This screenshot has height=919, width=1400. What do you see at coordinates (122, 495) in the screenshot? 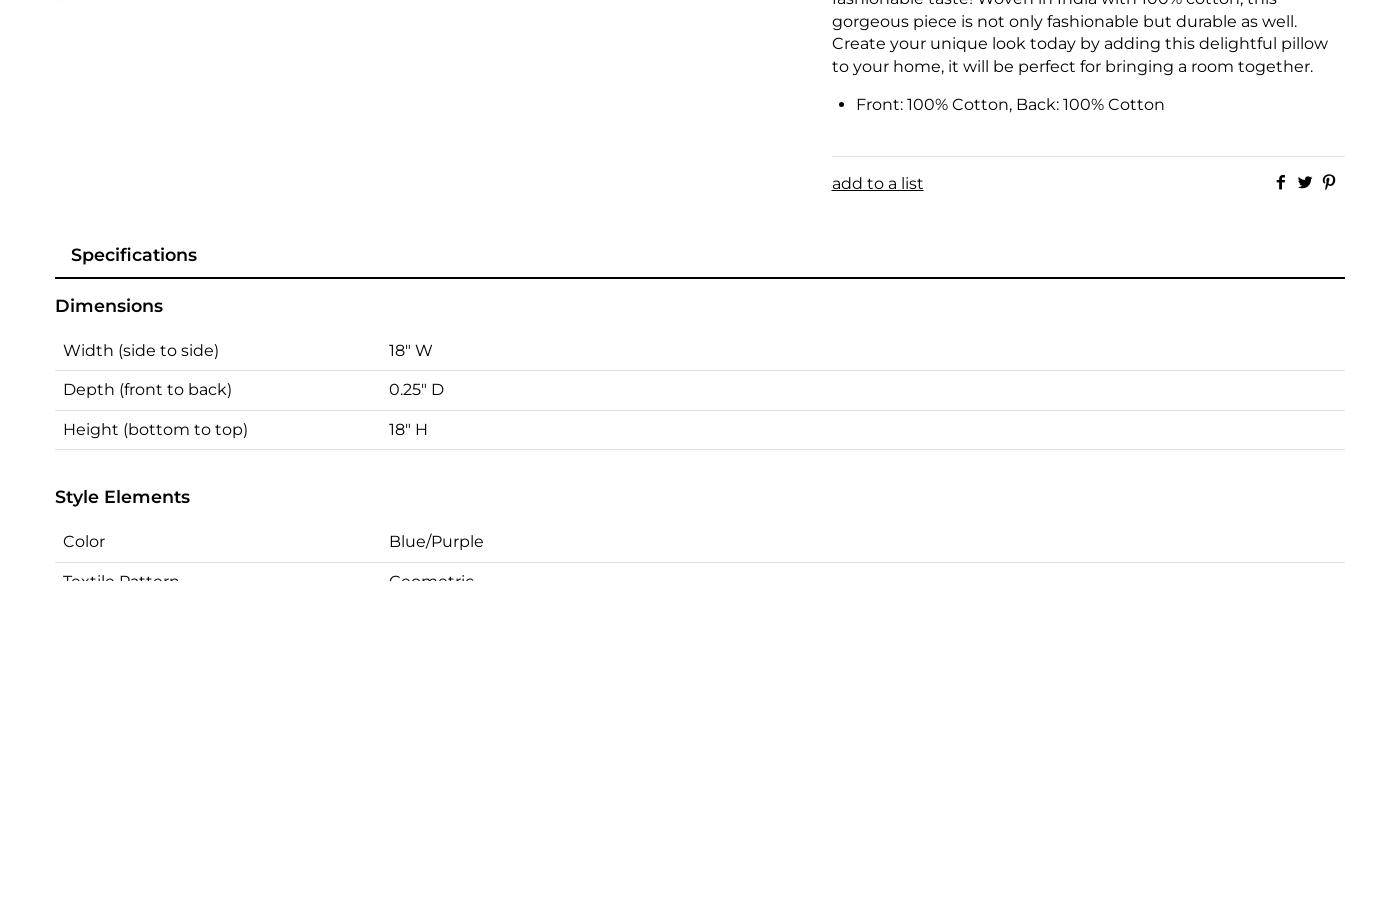
I see `'Style Elements'` at bounding box center [122, 495].